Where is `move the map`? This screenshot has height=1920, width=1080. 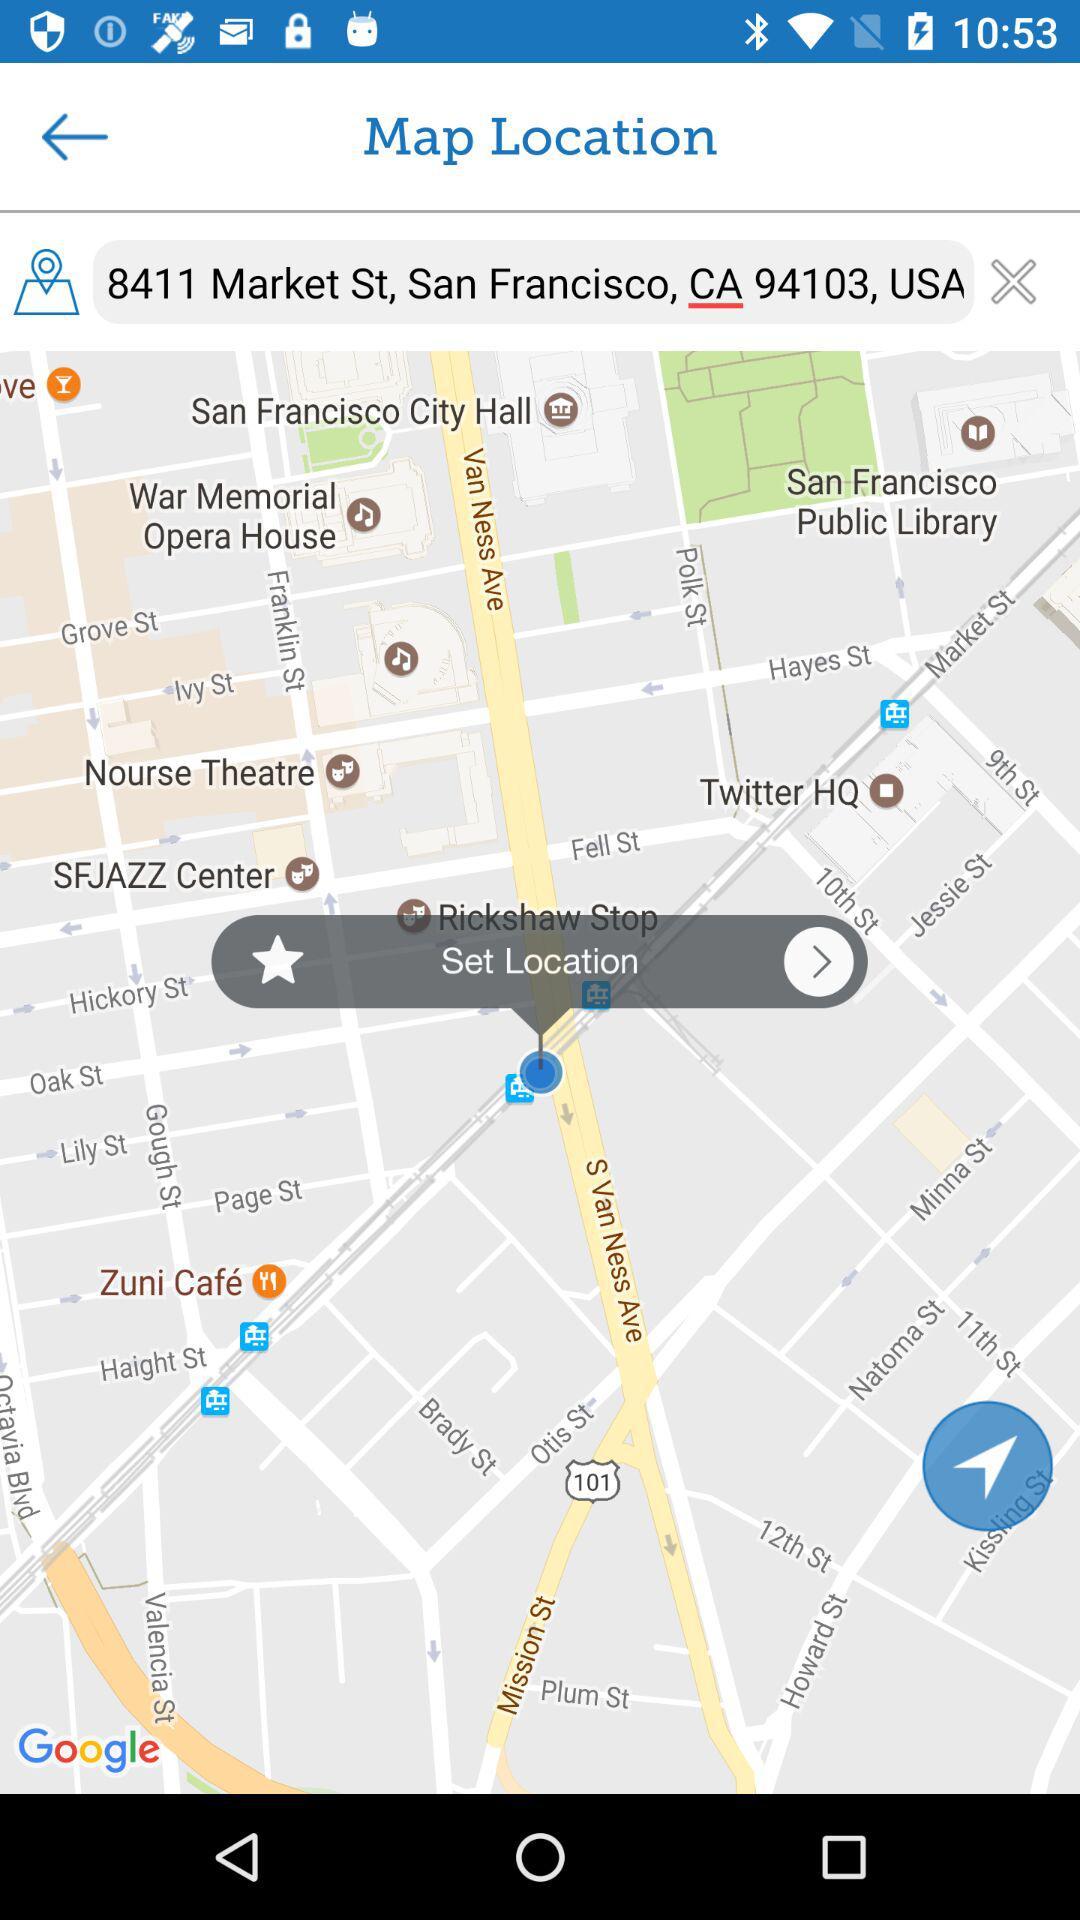
move the map is located at coordinates (987, 1465).